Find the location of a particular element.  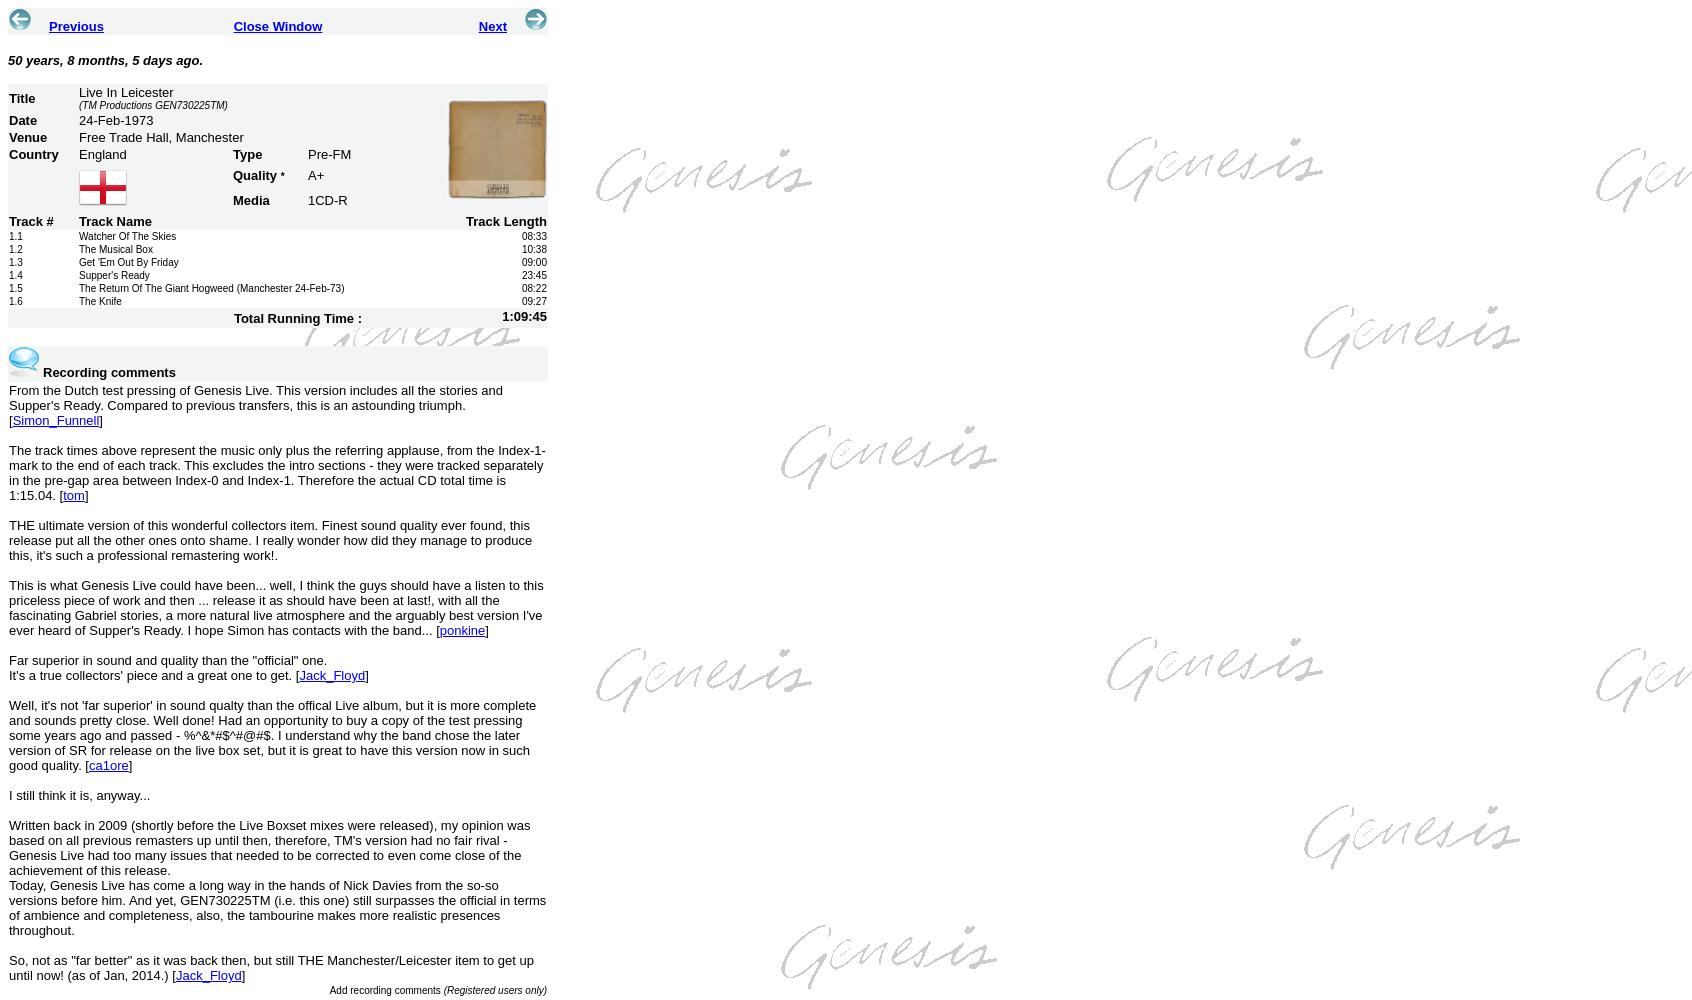

'Get 'Em Out By Friday' is located at coordinates (128, 262).